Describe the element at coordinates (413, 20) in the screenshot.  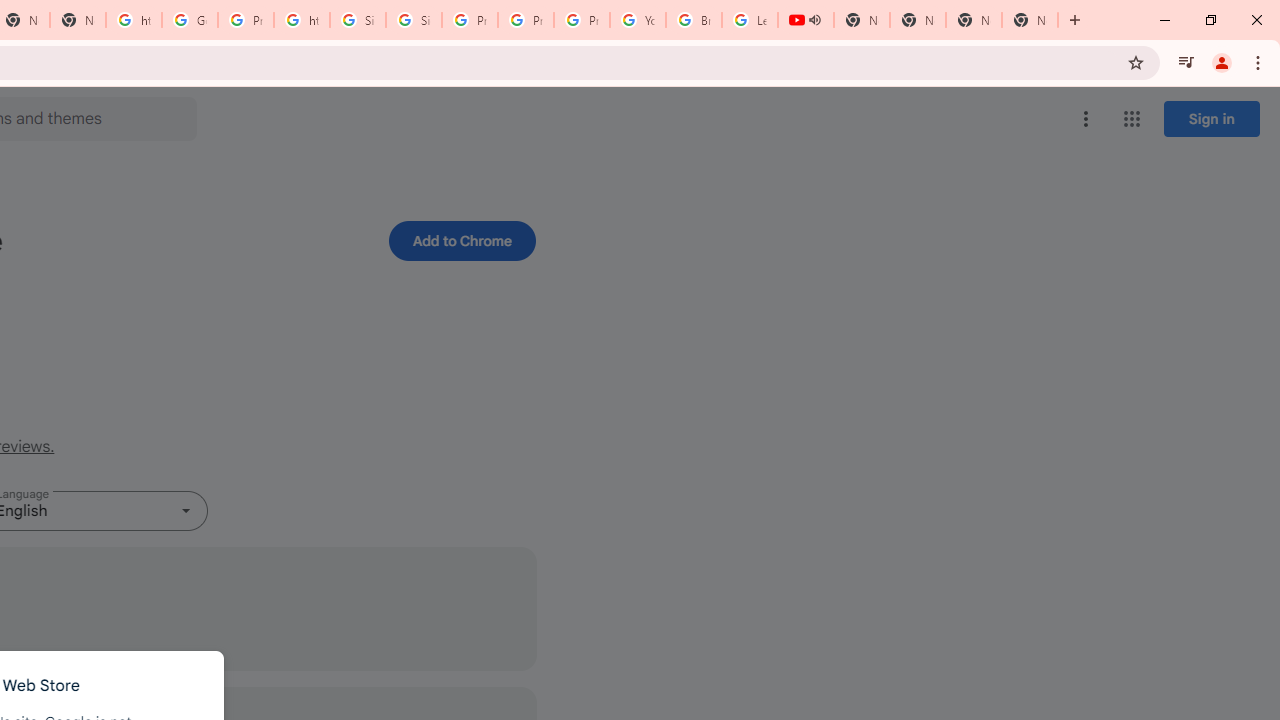
I see `'Sign in - Google Accounts'` at that location.